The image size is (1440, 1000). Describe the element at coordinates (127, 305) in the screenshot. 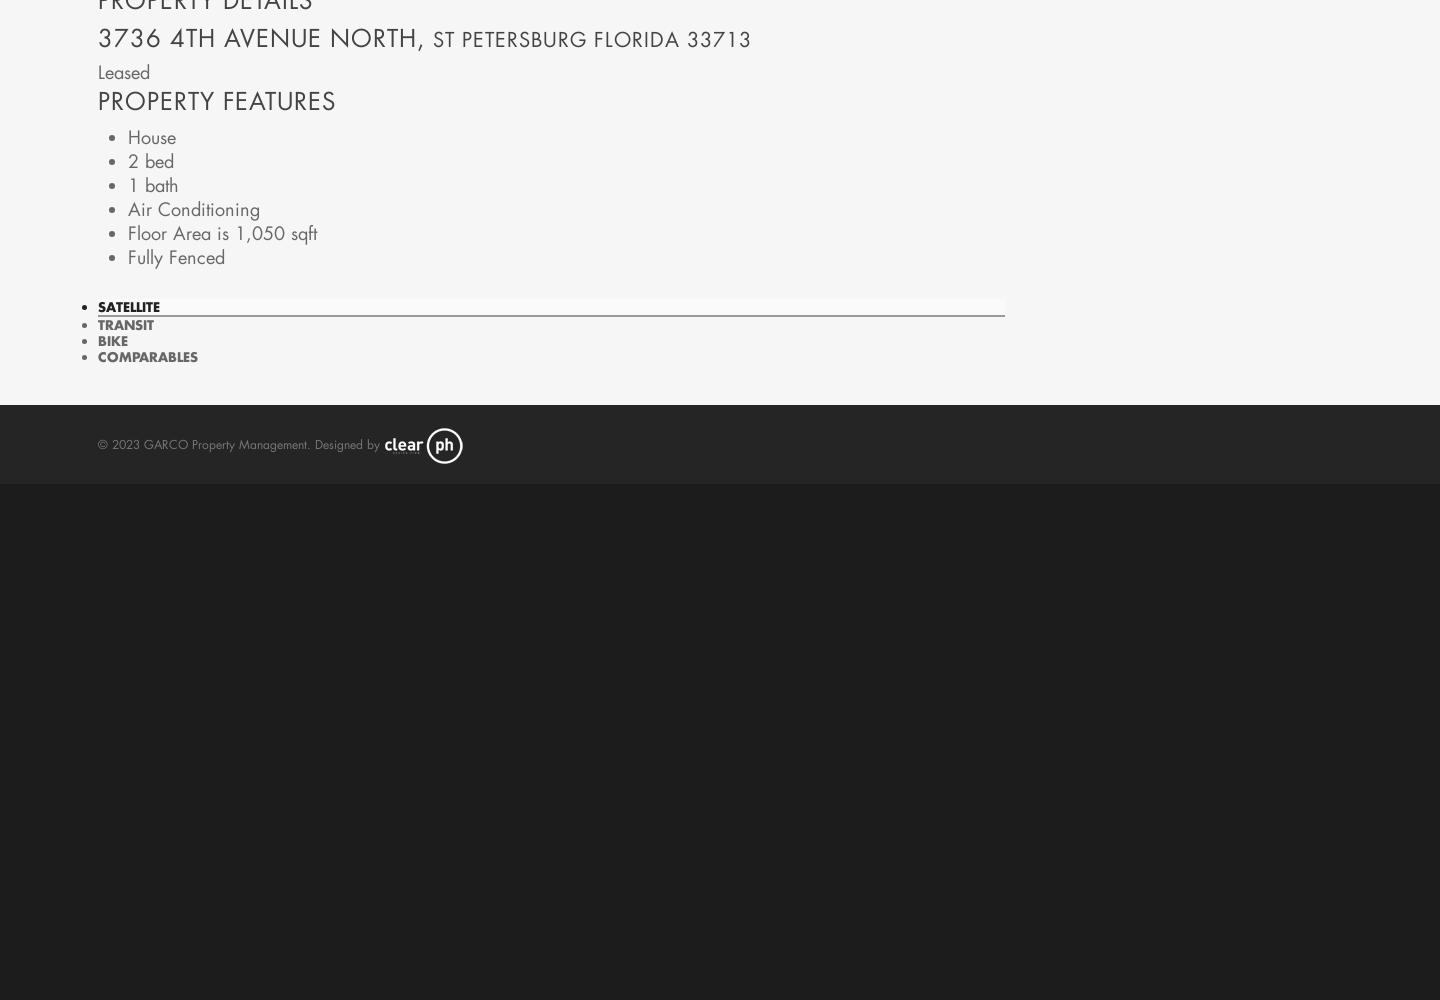

I see `'Satellite'` at that location.